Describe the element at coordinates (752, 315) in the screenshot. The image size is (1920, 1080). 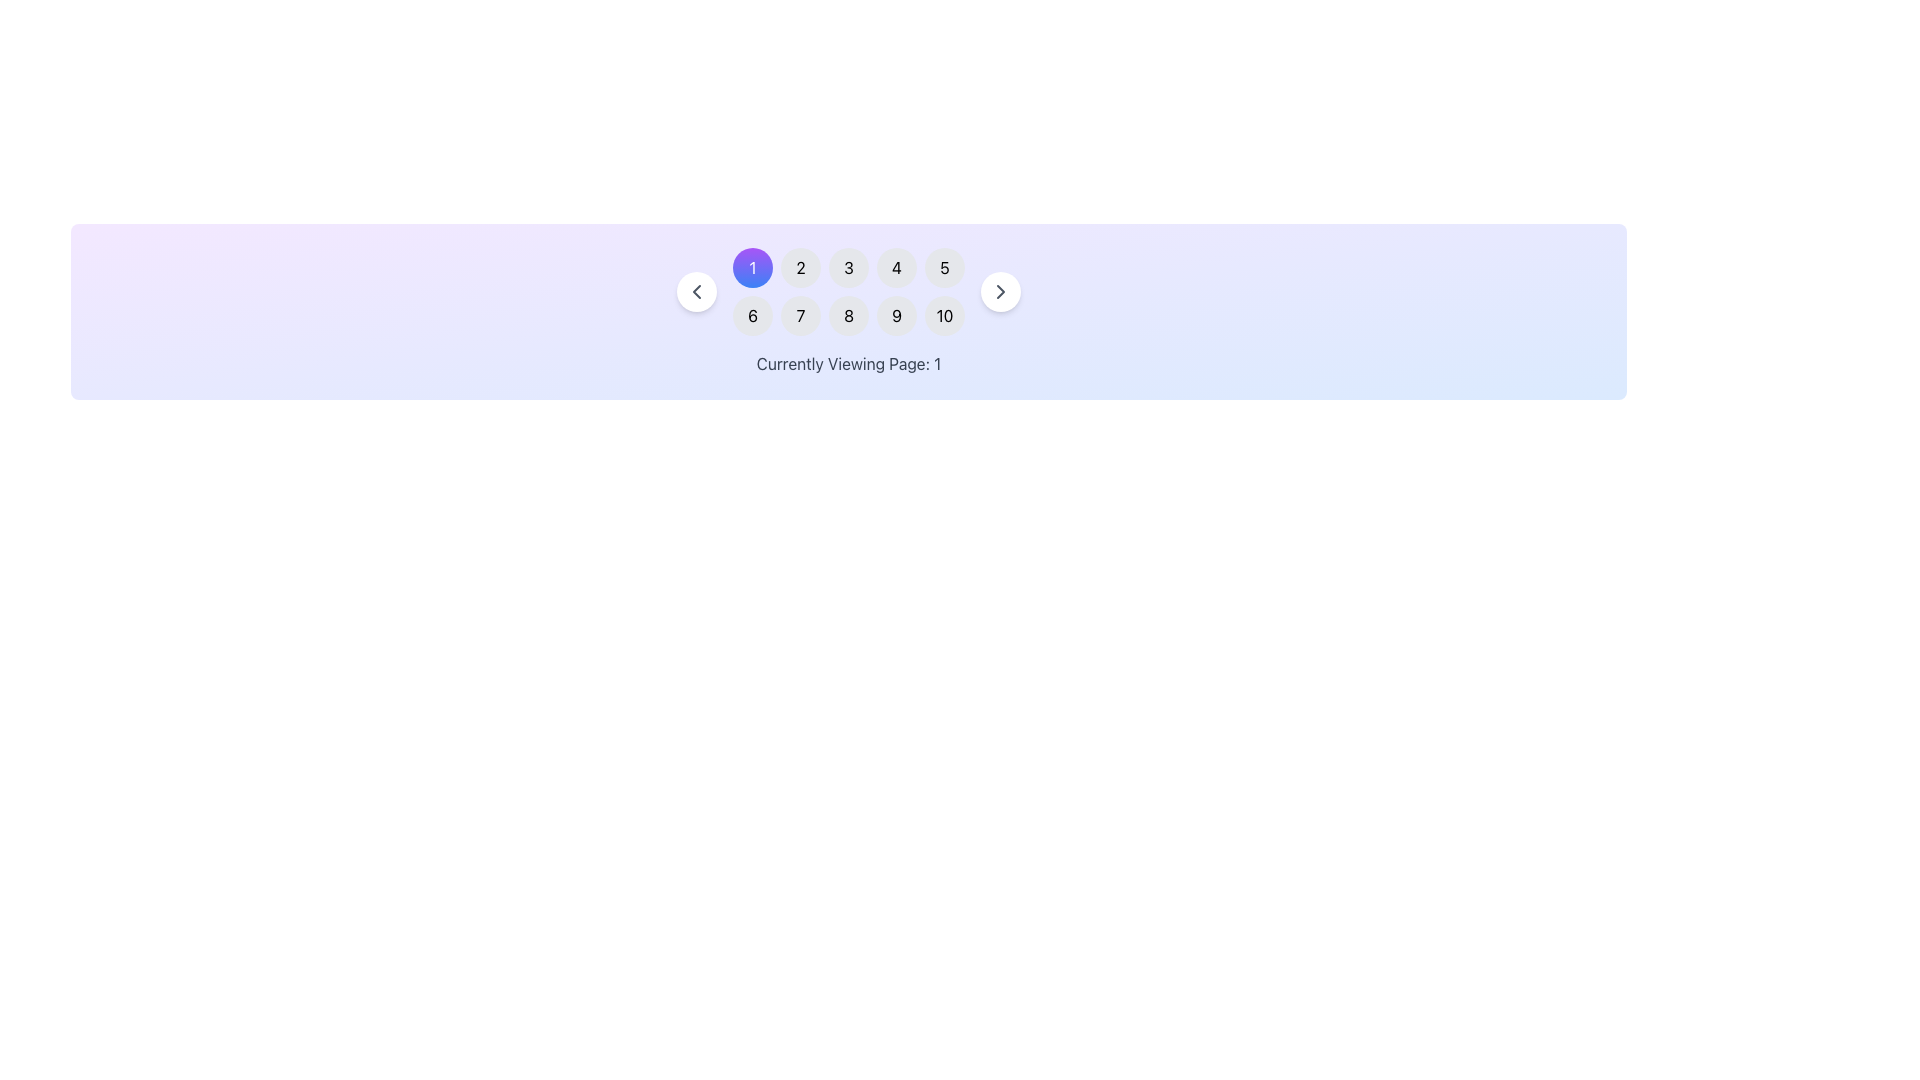
I see `the first button in the second row of a grid layout` at that location.